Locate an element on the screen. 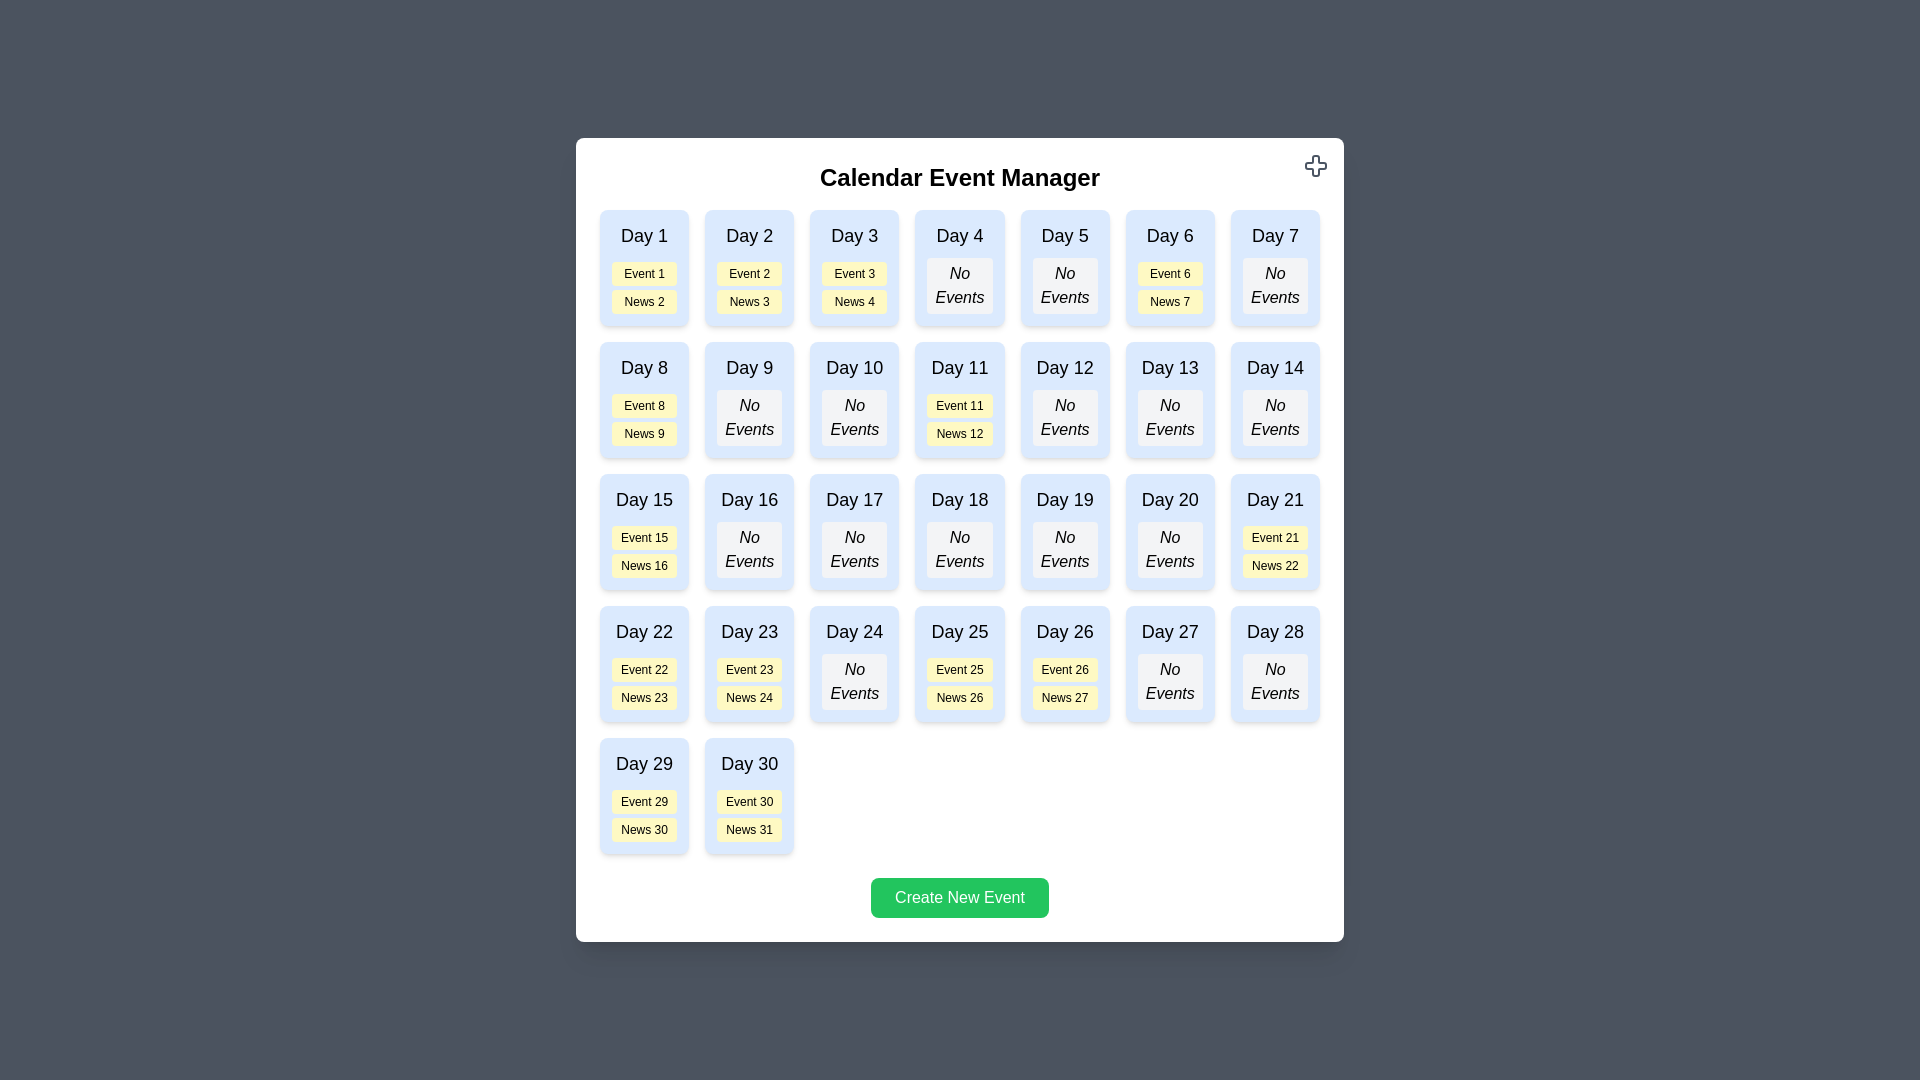 The width and height of the screenshot is (1920, 1080). the 'Create New Event' button to initiate the creation of a new event is located at coordinates (960, 897).